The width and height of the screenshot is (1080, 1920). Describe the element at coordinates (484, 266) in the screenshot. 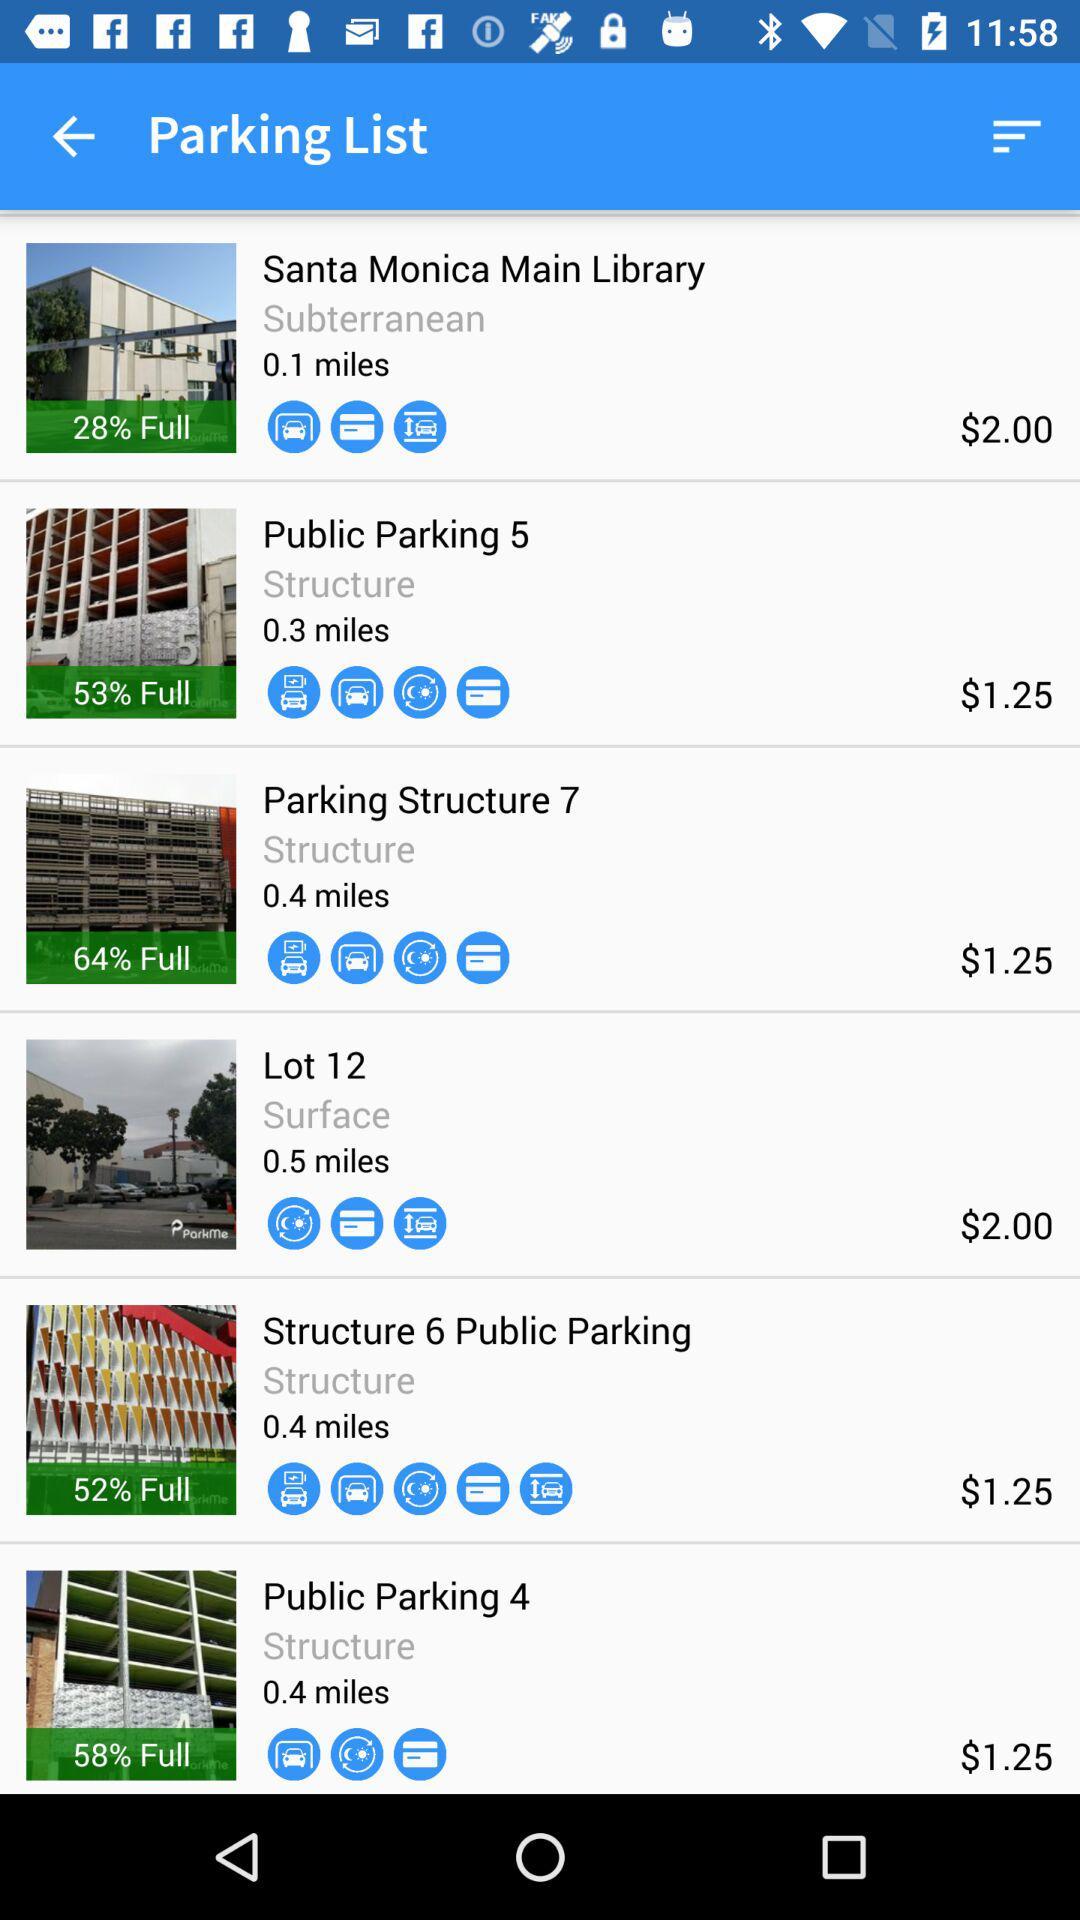

I see `the santa monica main` at that location.